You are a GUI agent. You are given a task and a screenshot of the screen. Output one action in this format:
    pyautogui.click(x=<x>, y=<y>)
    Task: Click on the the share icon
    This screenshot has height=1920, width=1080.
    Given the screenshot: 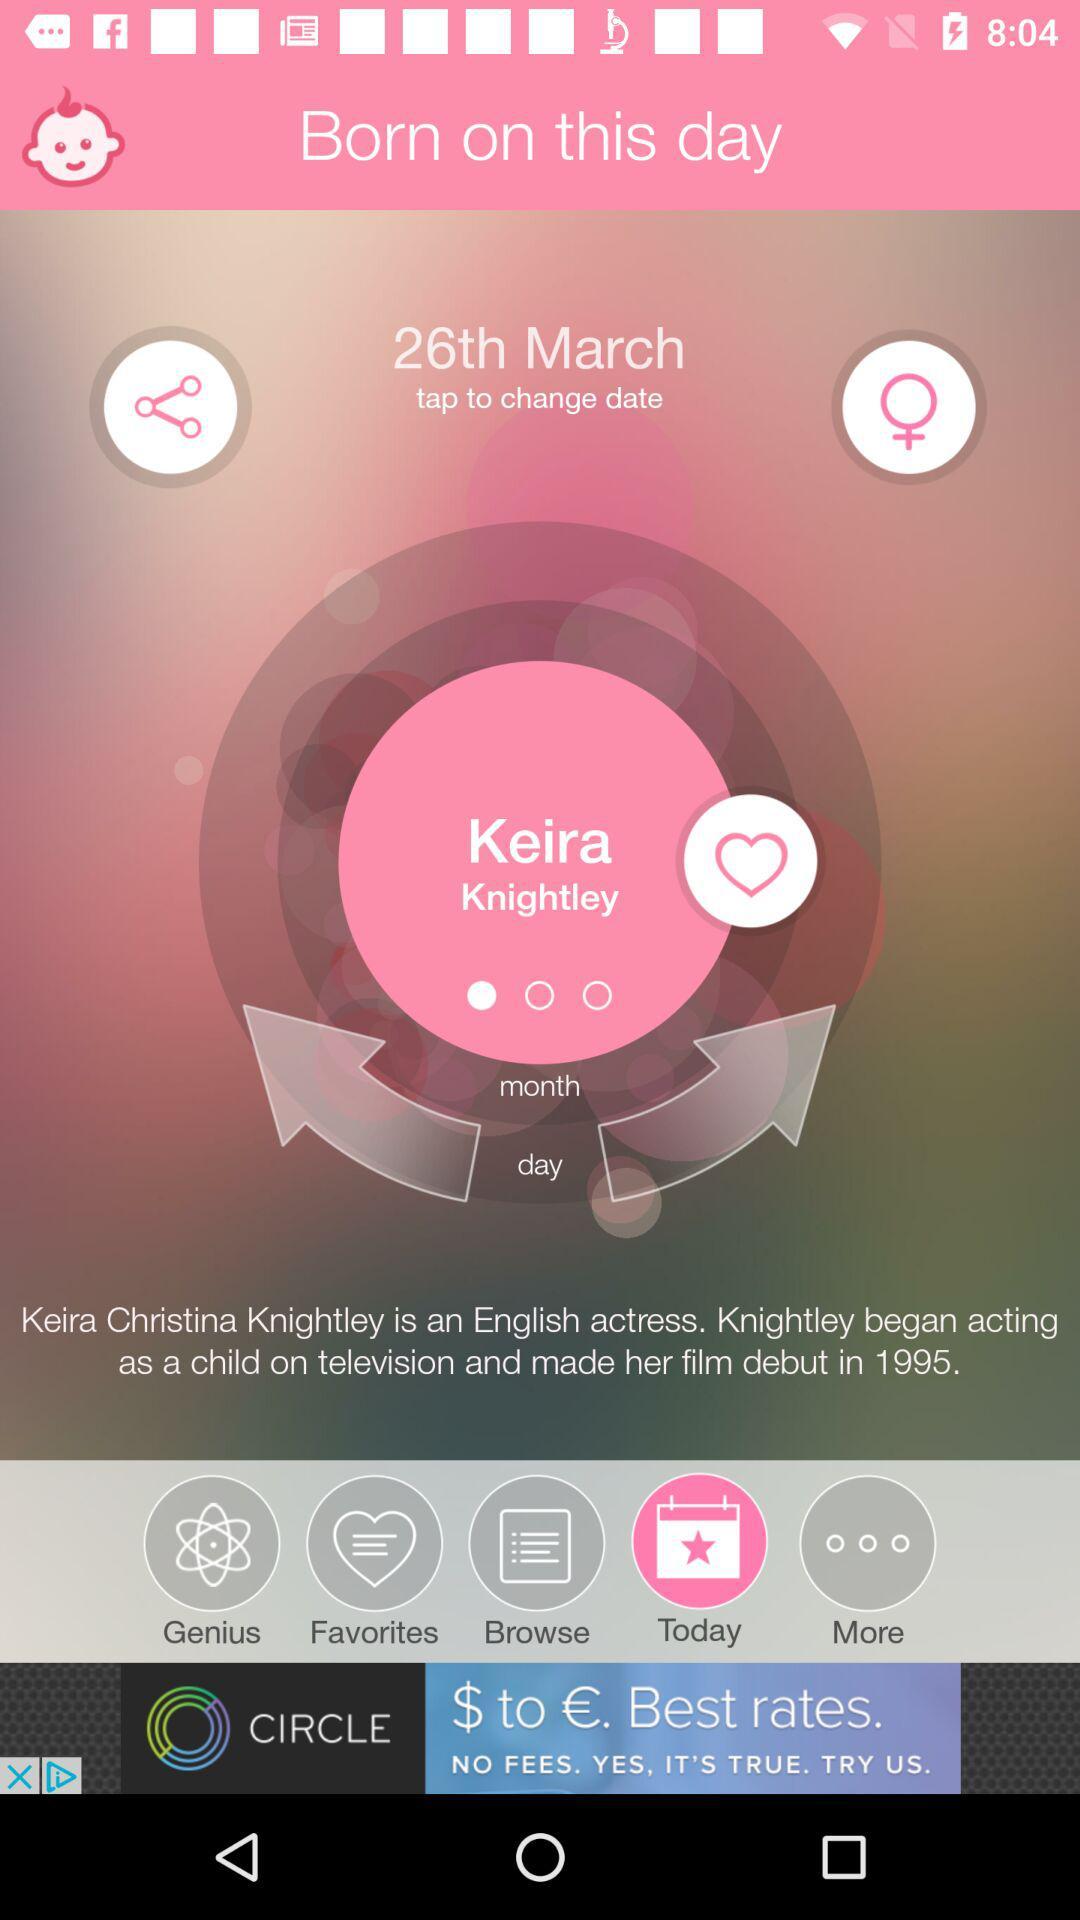 What is the action you would take?
    pyautogui.click(x=169, y=405)
    